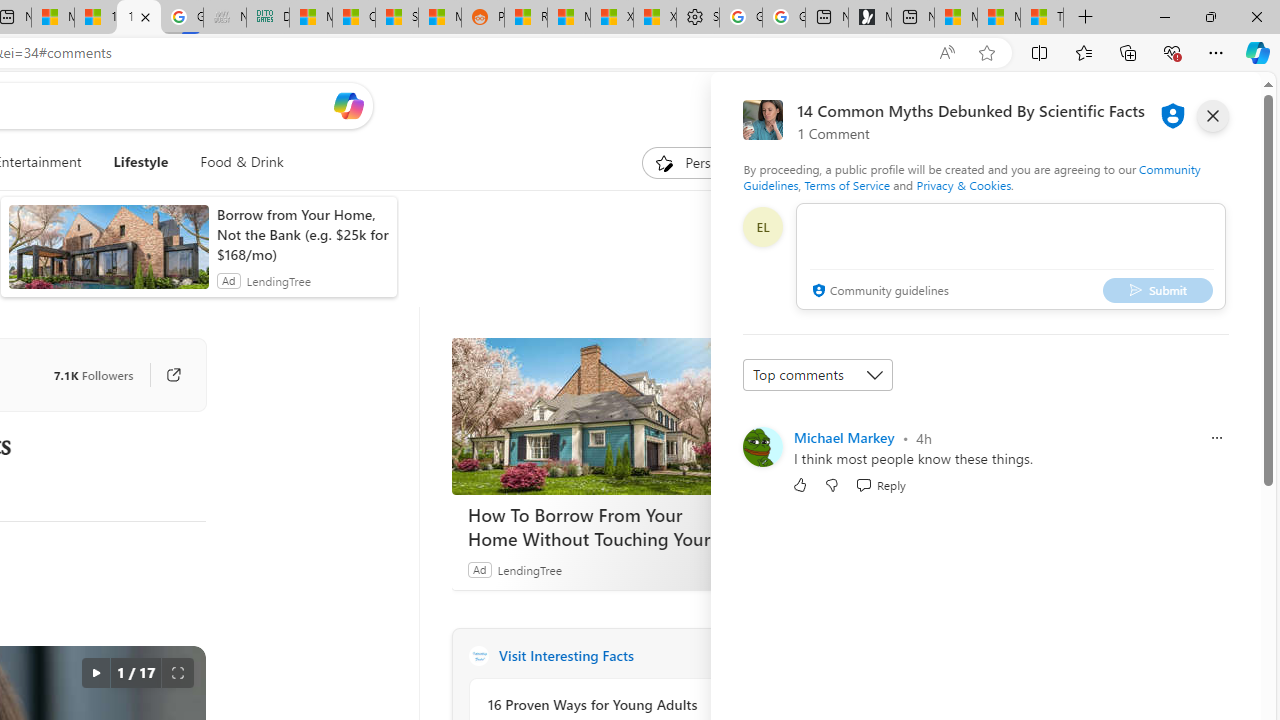 This screenshot has height=720, width=1280. What do you see at coordinates (878, 291) in the screenshot?
I see `'Community guidelines'` at bounding box center [878, 291].